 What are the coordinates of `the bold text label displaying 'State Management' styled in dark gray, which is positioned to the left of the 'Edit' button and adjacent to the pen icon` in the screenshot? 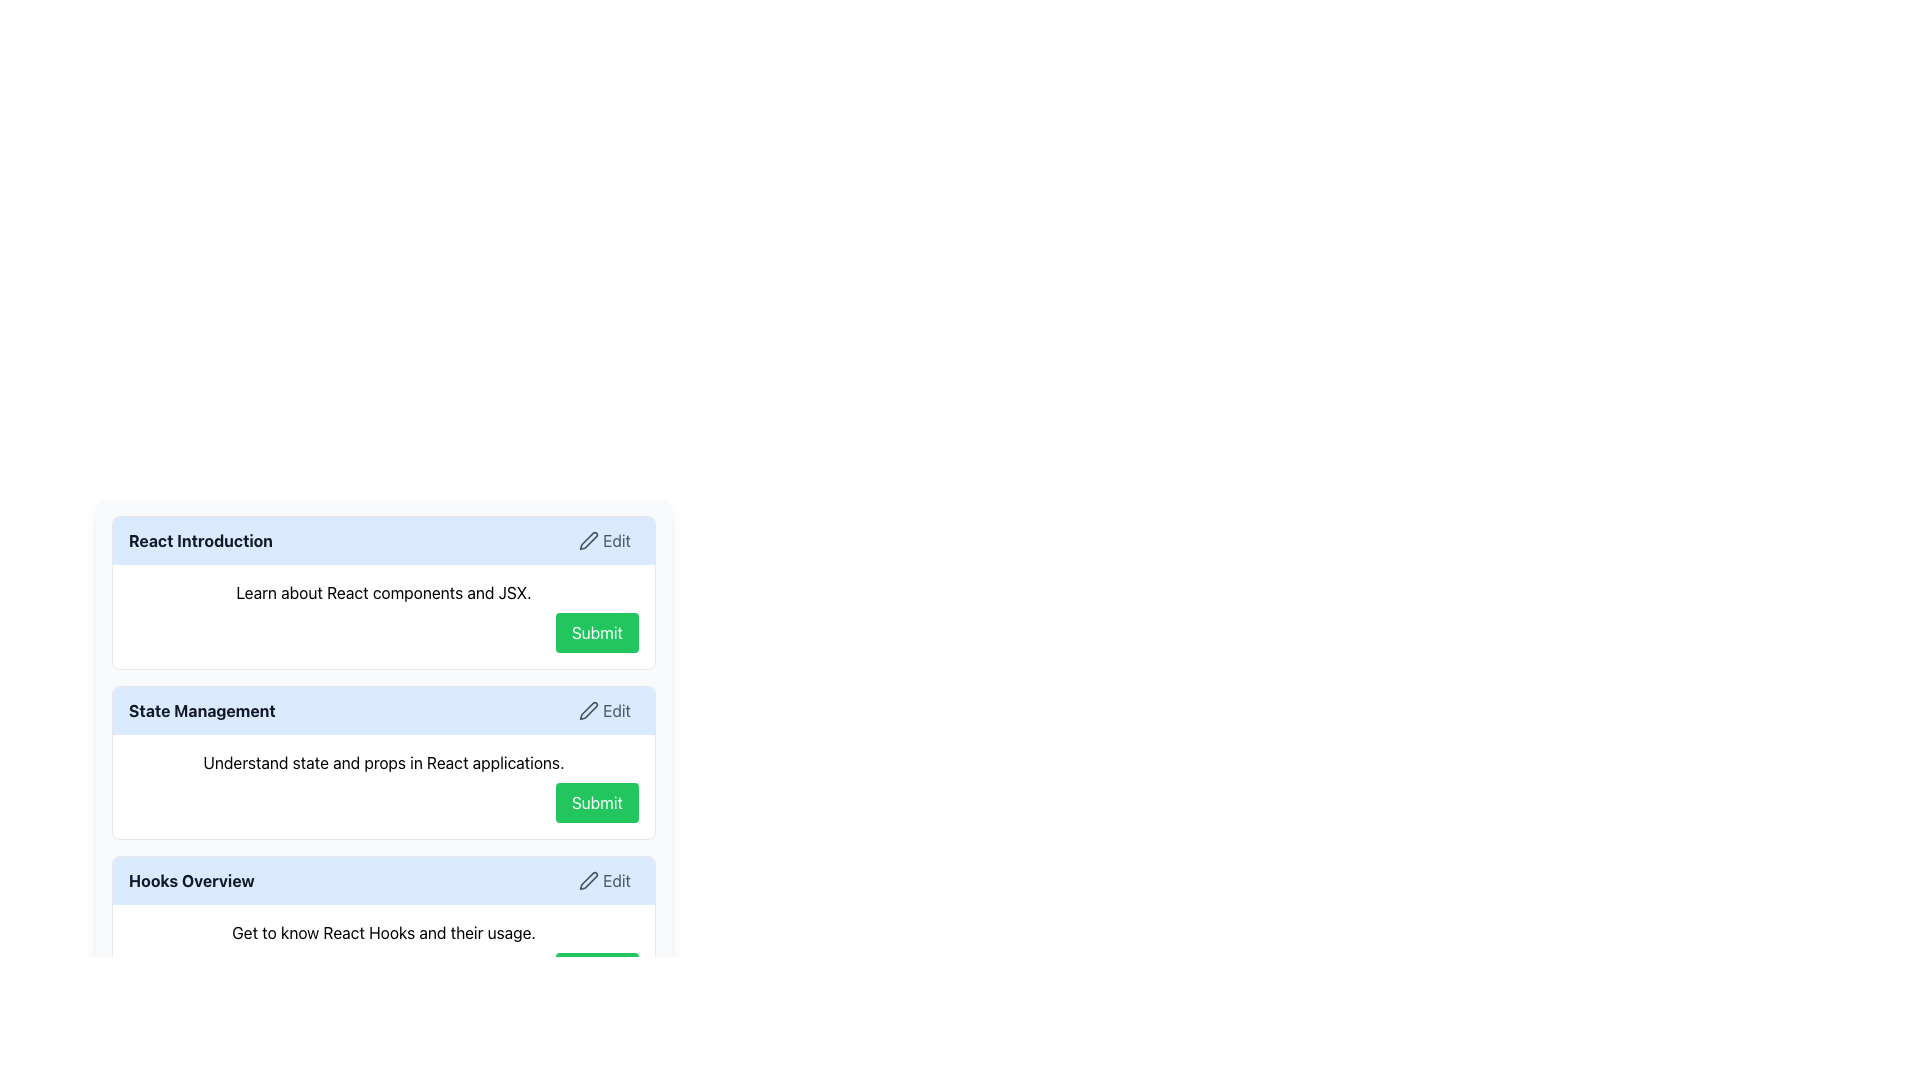 It's located at (202, 709).